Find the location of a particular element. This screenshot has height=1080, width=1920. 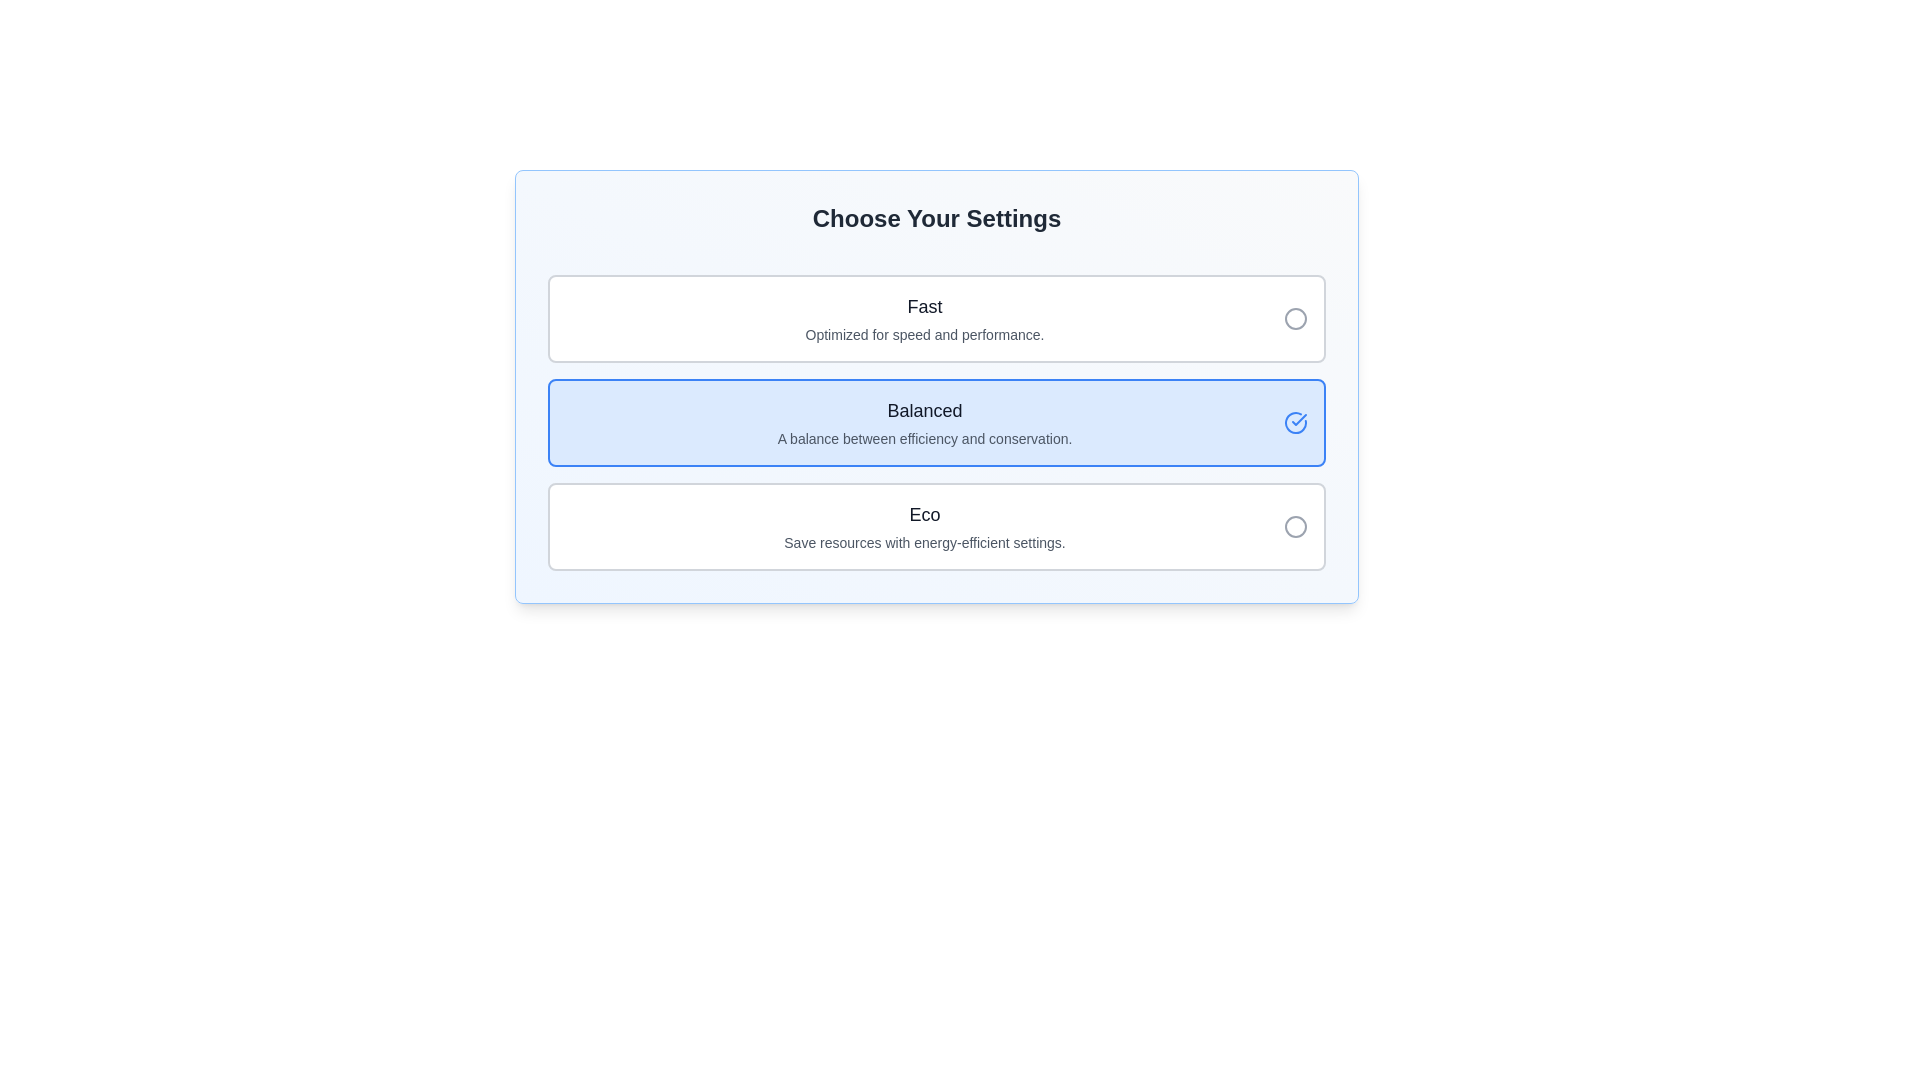

the circular option element in the 'Fast' option row, which is styled minimally with a gray tone and is located at the far right of the row is located at coordinates (1296, 318).